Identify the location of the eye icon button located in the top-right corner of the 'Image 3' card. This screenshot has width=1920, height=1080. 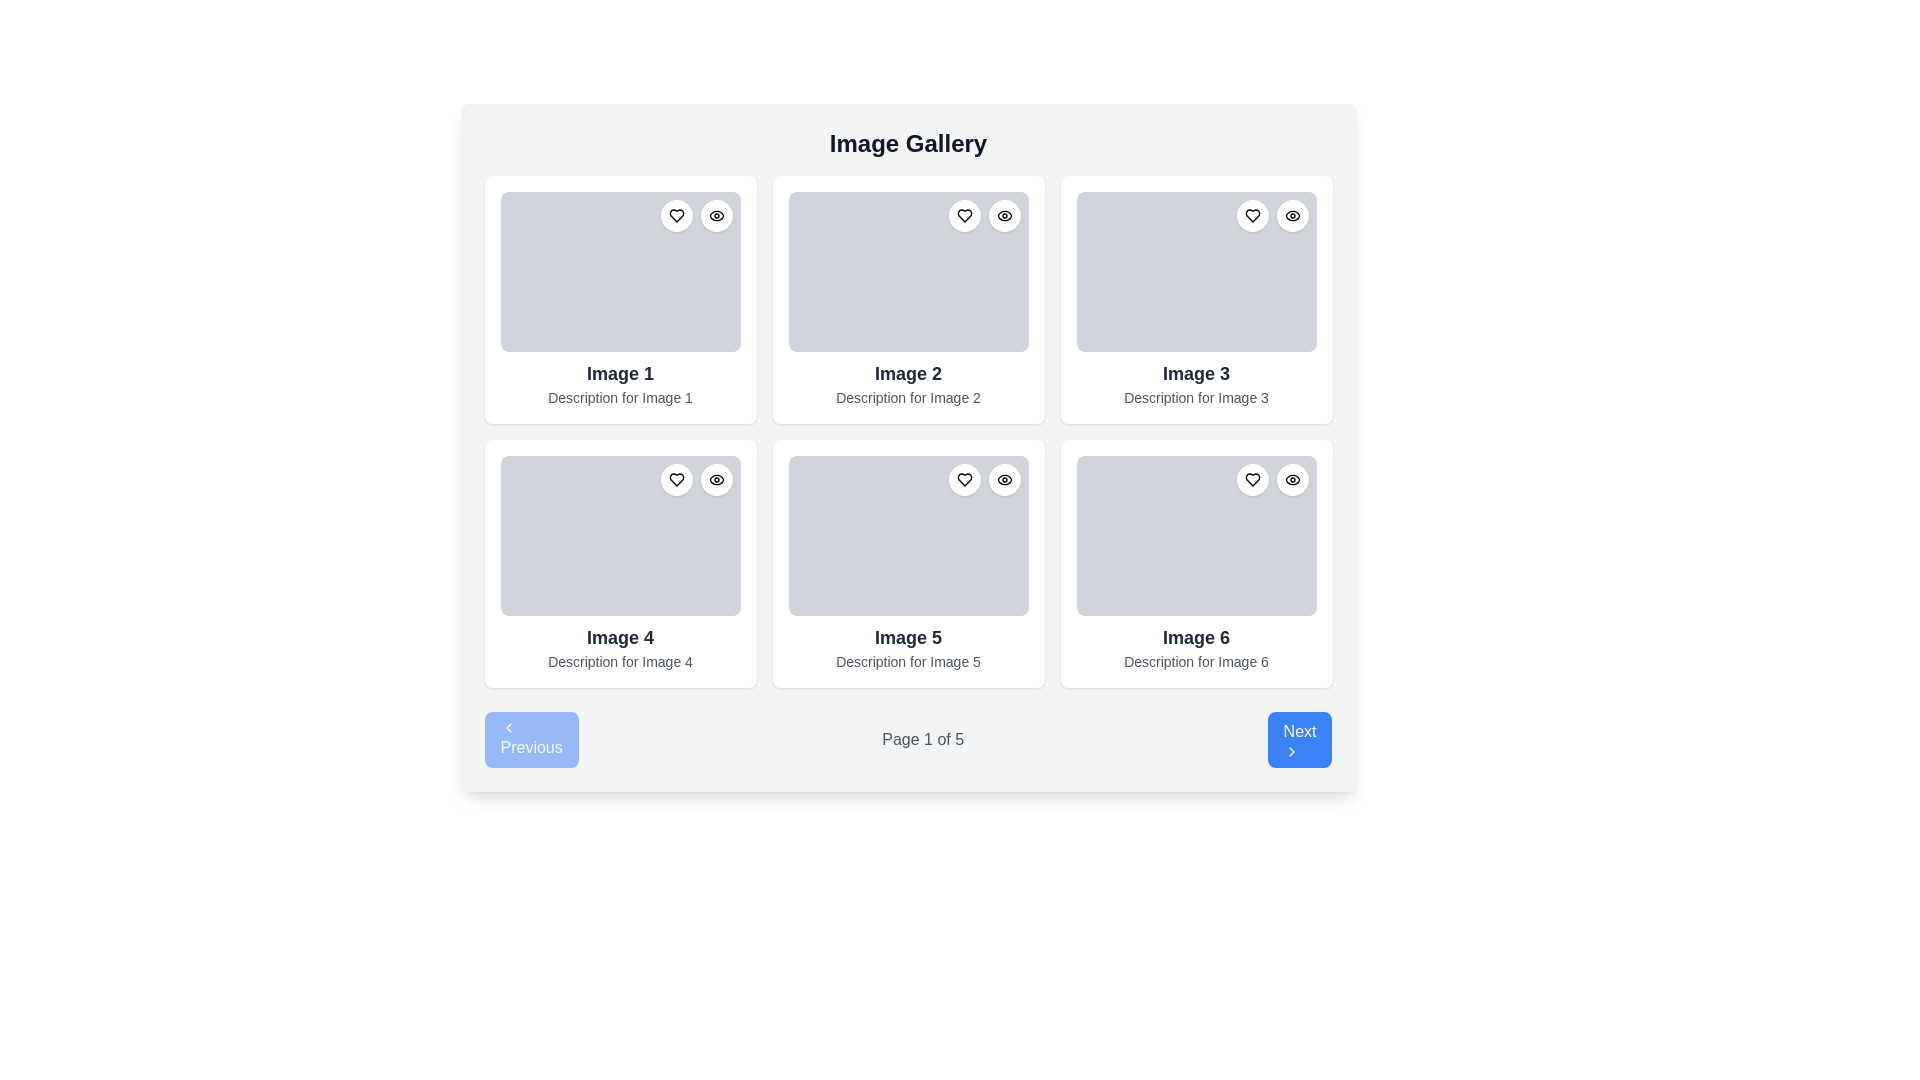
(1292, 216).